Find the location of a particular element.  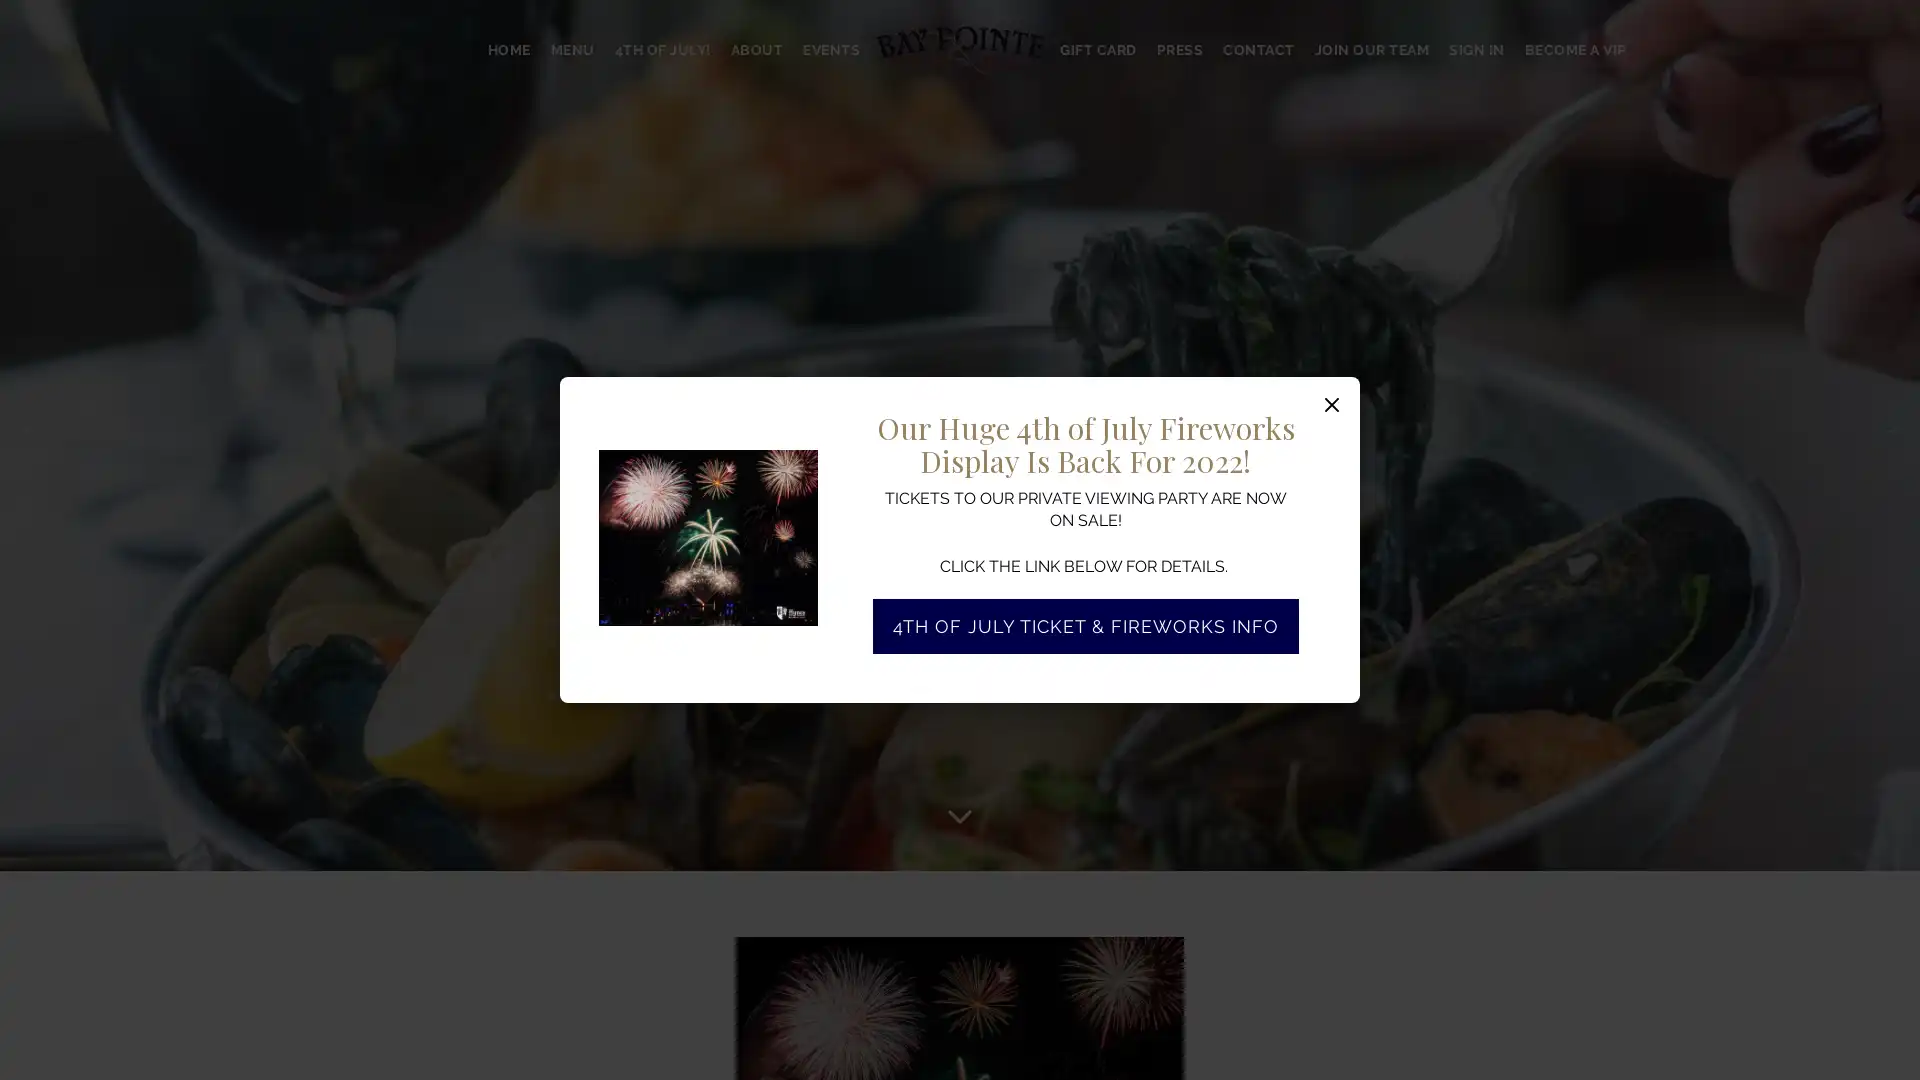

Open Photo Gallery is located at coordinates (794, 469).